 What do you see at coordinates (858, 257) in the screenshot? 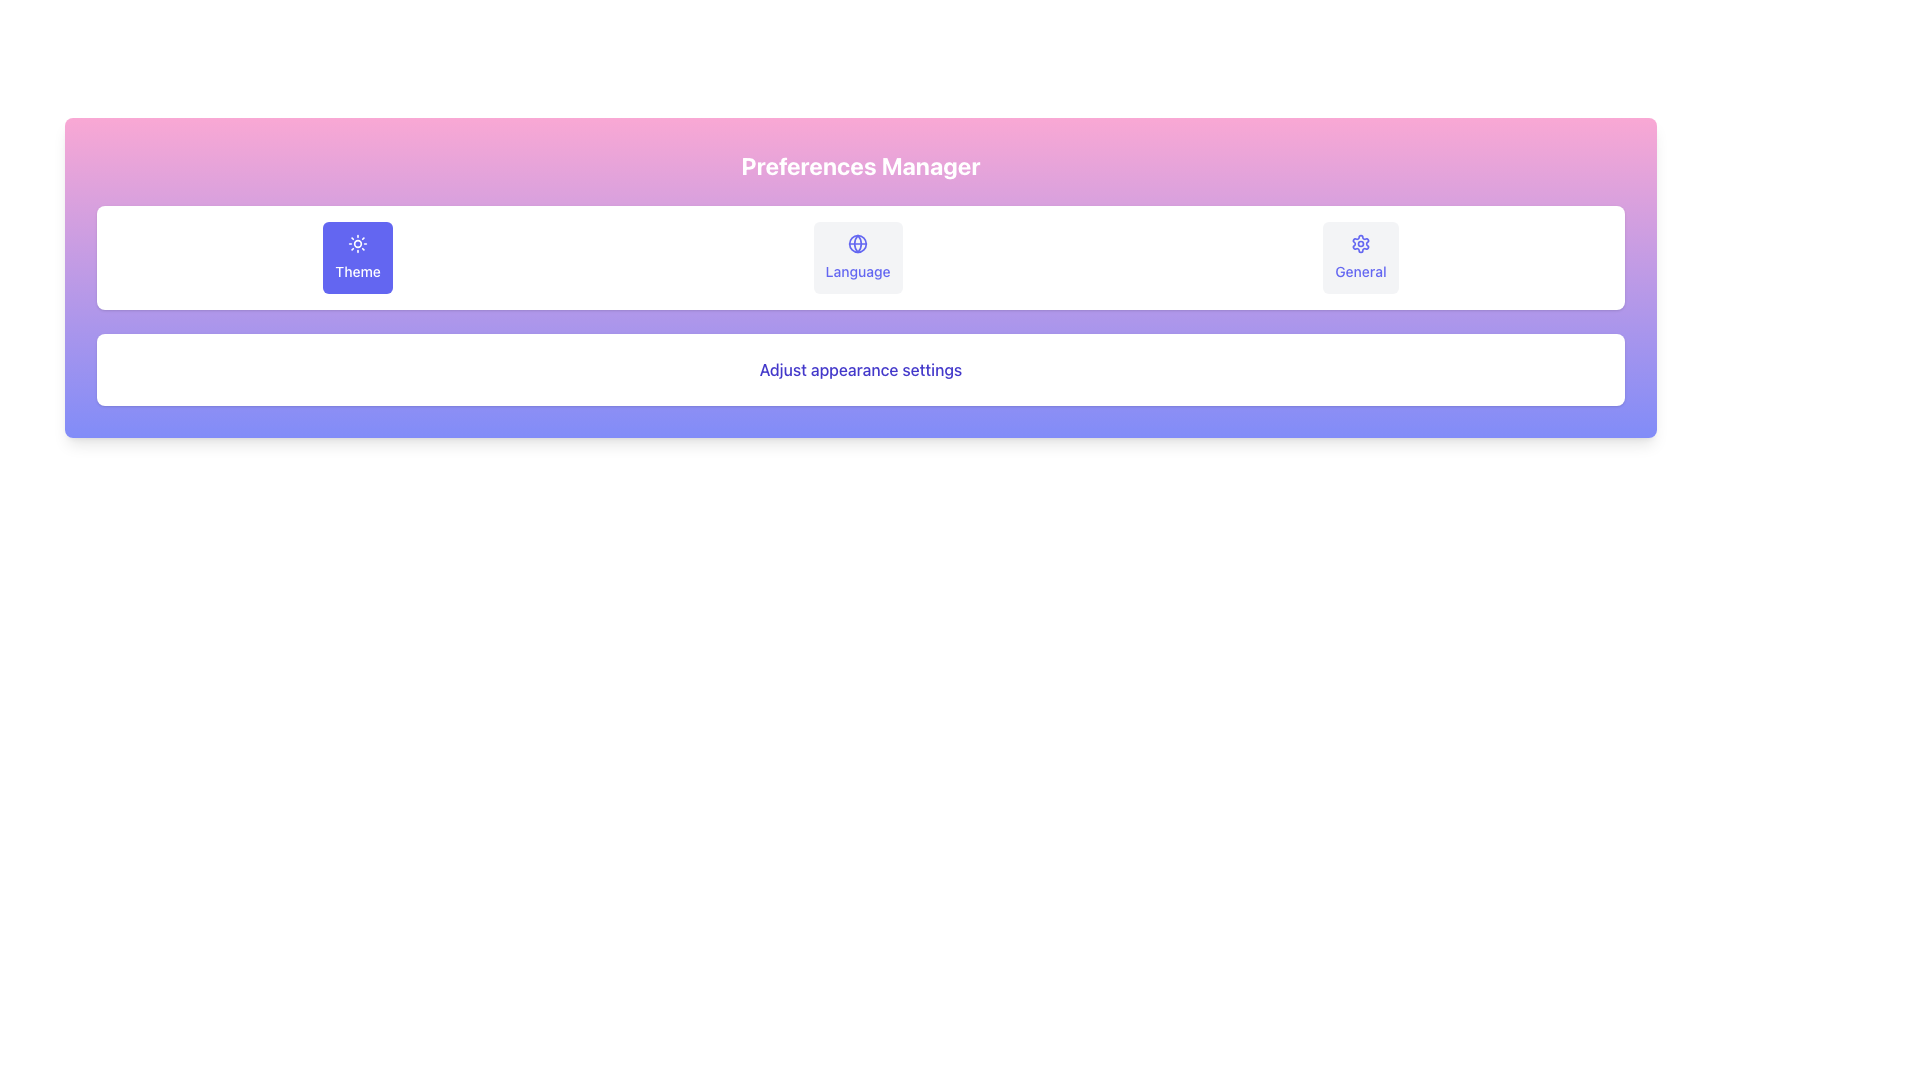
I see `the language settings button in the Preferences Manager interface` at bounding box center [858, 257].